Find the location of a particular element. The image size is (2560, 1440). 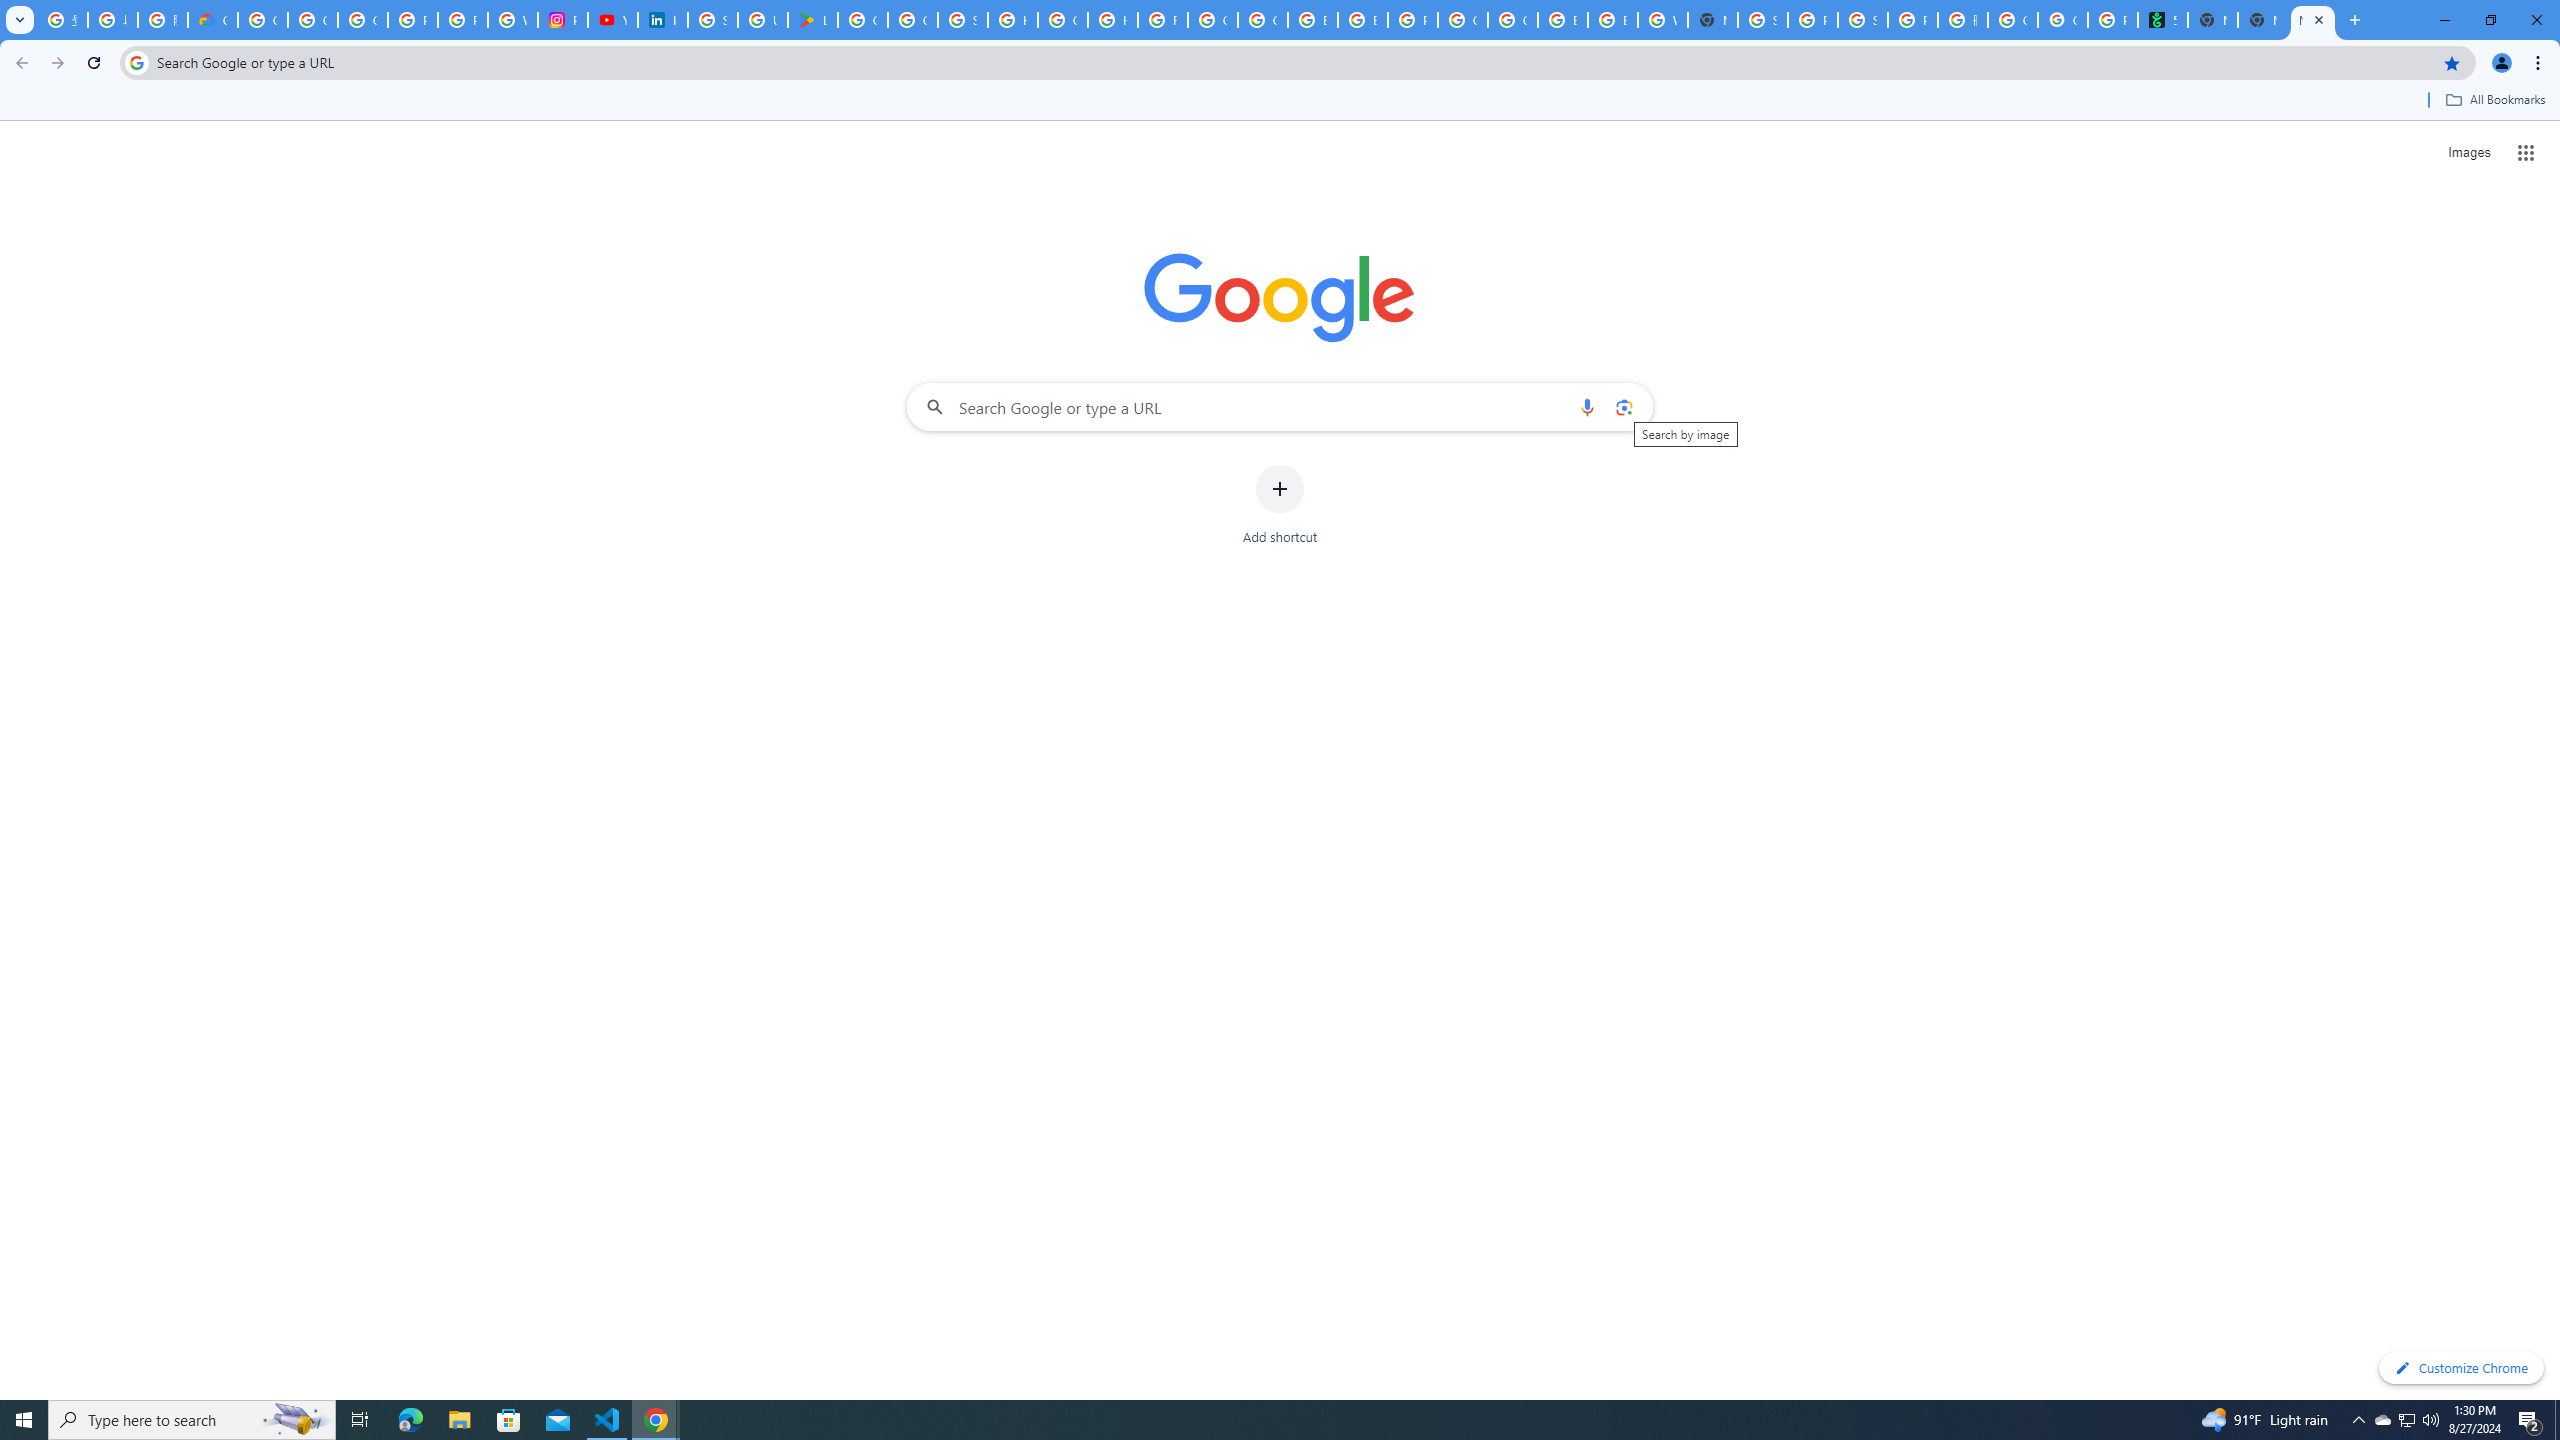

'Sign in - Google Accounts' is located at coordinates (962, 19).